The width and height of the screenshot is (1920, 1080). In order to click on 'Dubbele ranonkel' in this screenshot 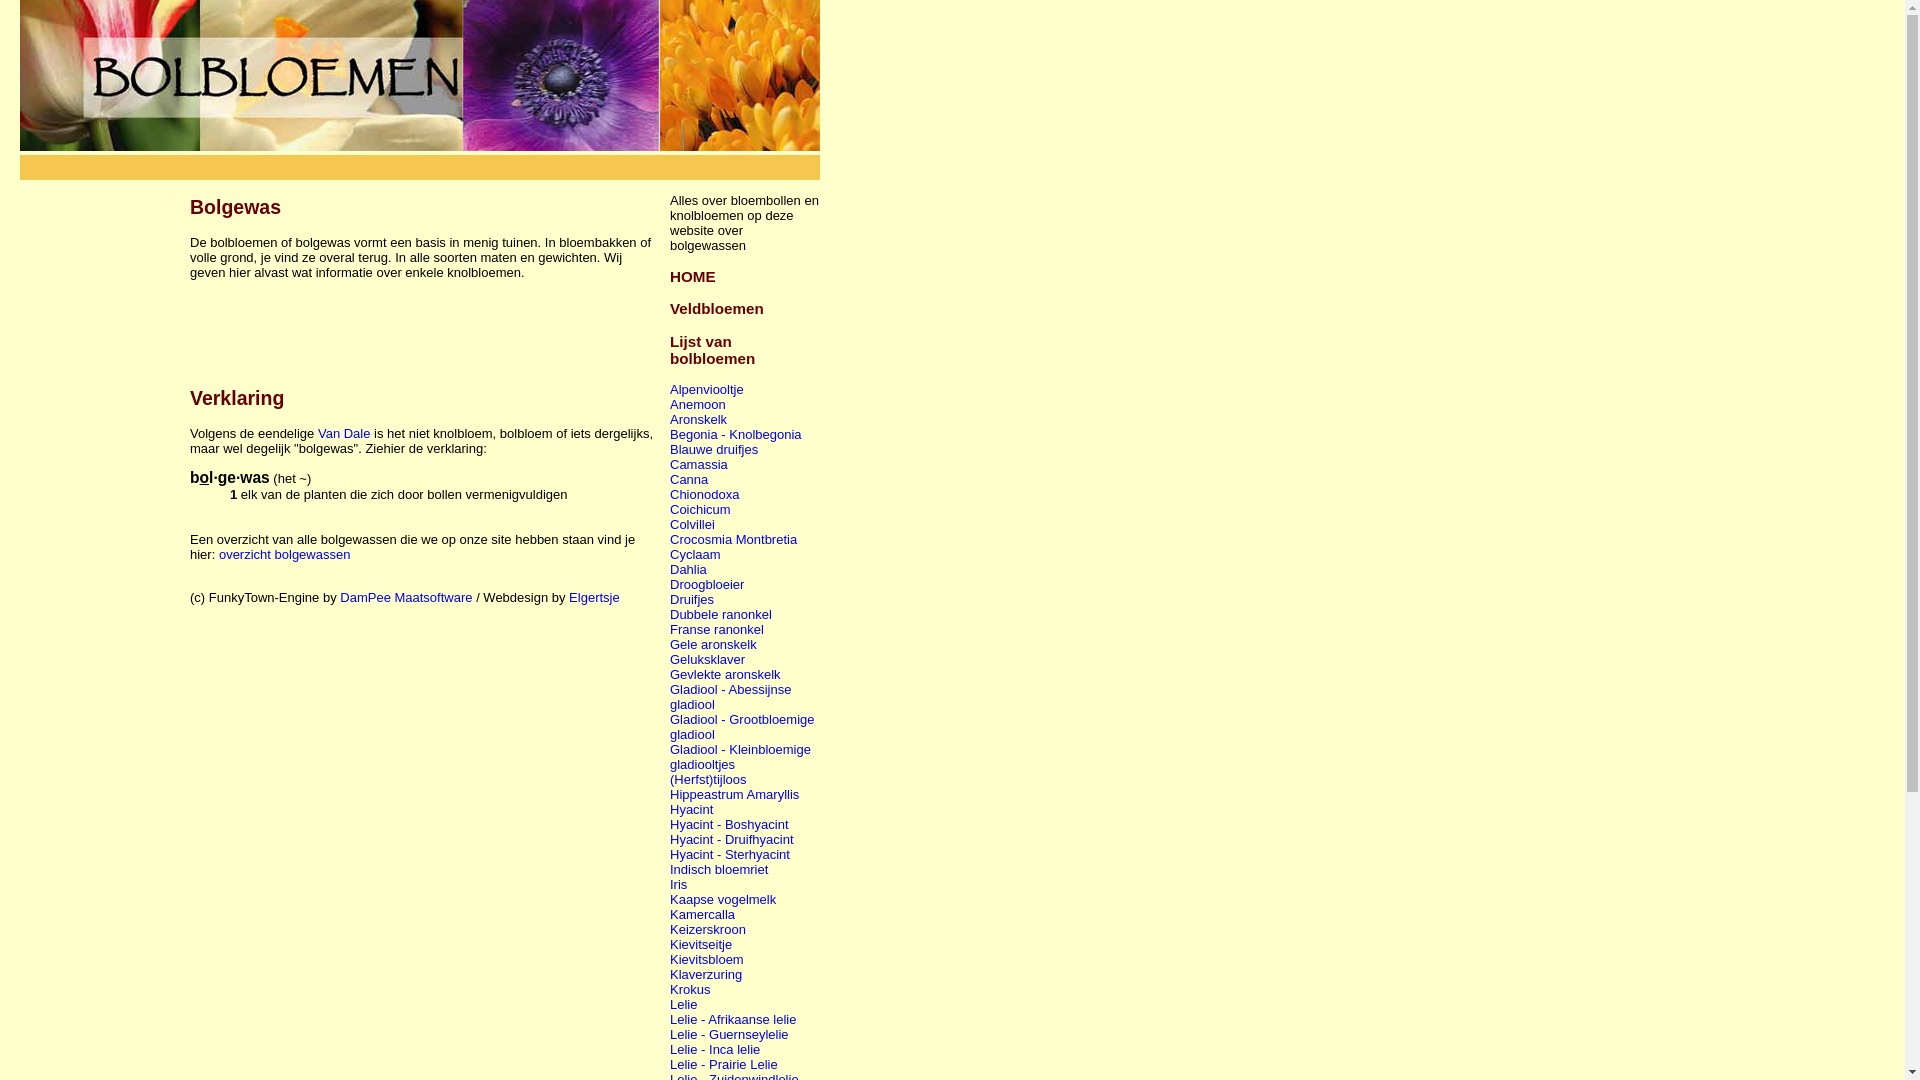, I will do `click(720, 613)`.